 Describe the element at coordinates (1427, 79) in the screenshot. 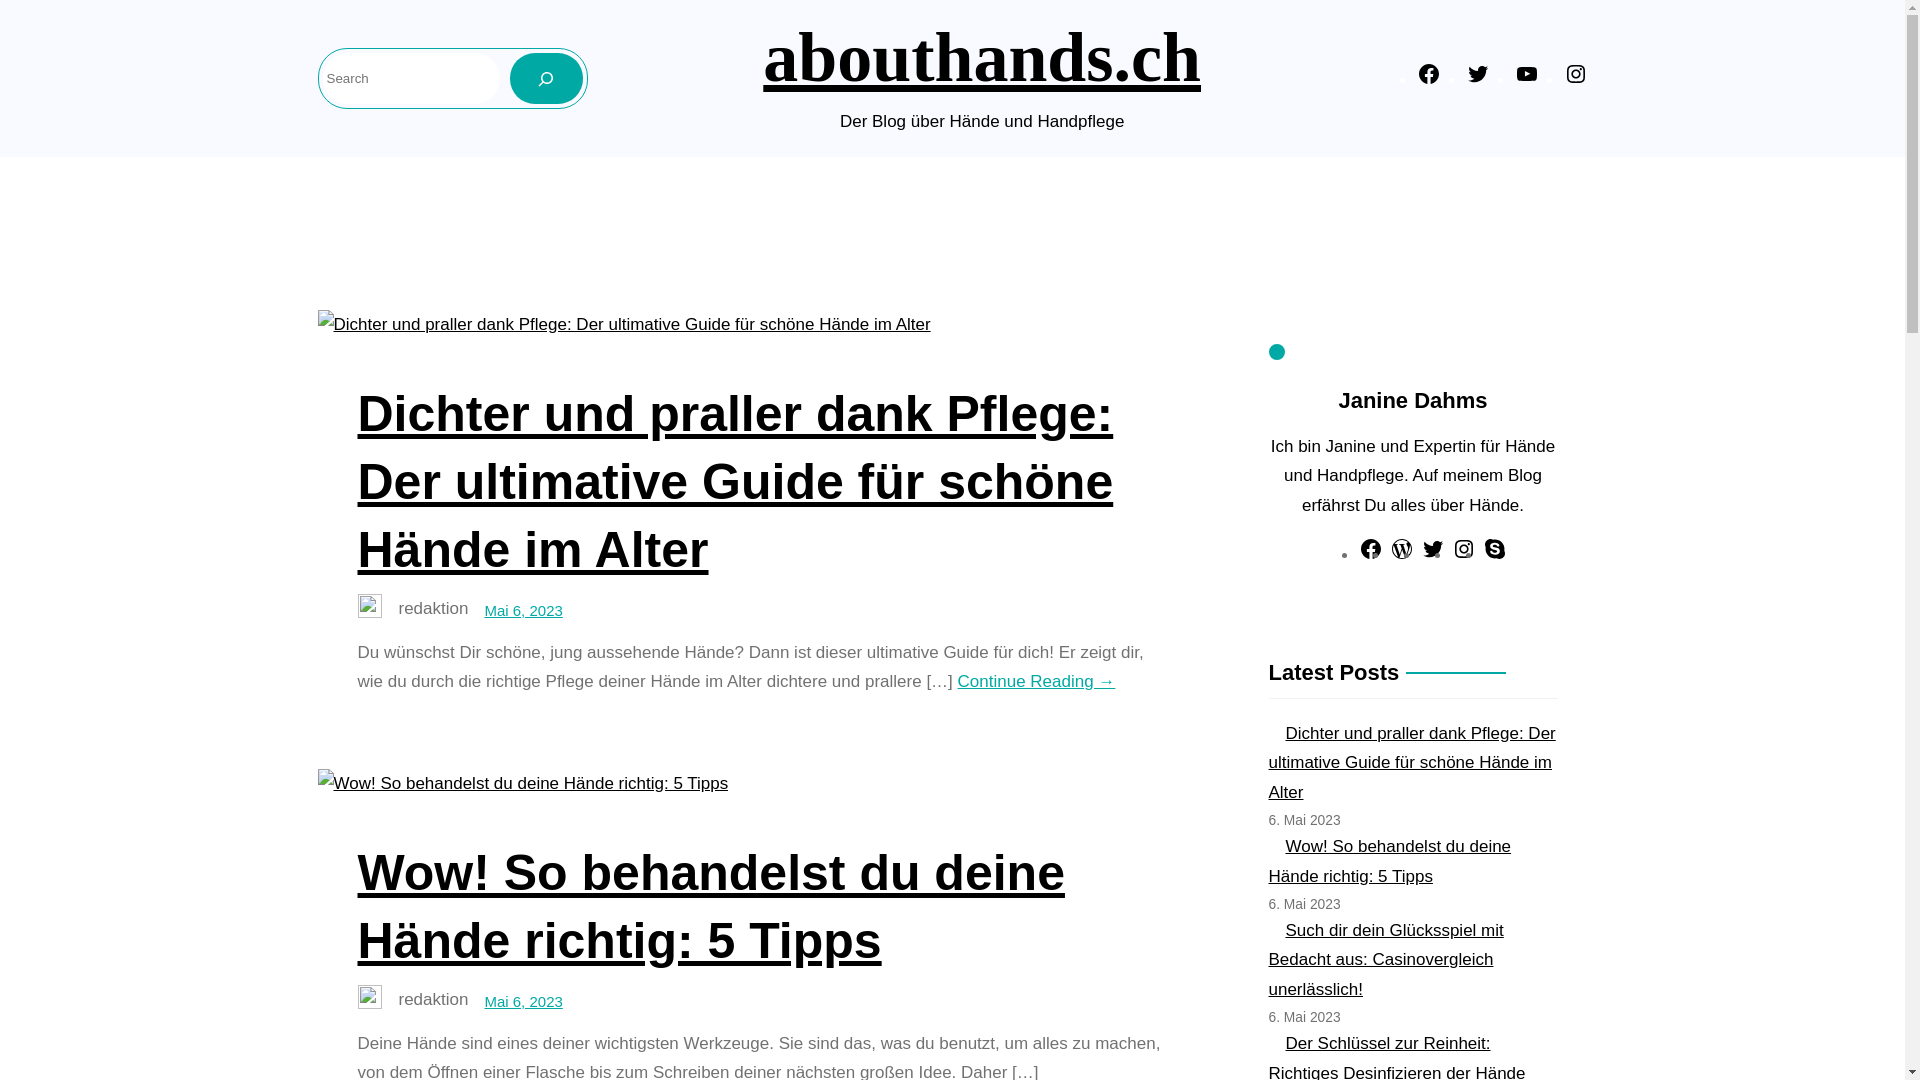

I see `'Facebook'` at that location.